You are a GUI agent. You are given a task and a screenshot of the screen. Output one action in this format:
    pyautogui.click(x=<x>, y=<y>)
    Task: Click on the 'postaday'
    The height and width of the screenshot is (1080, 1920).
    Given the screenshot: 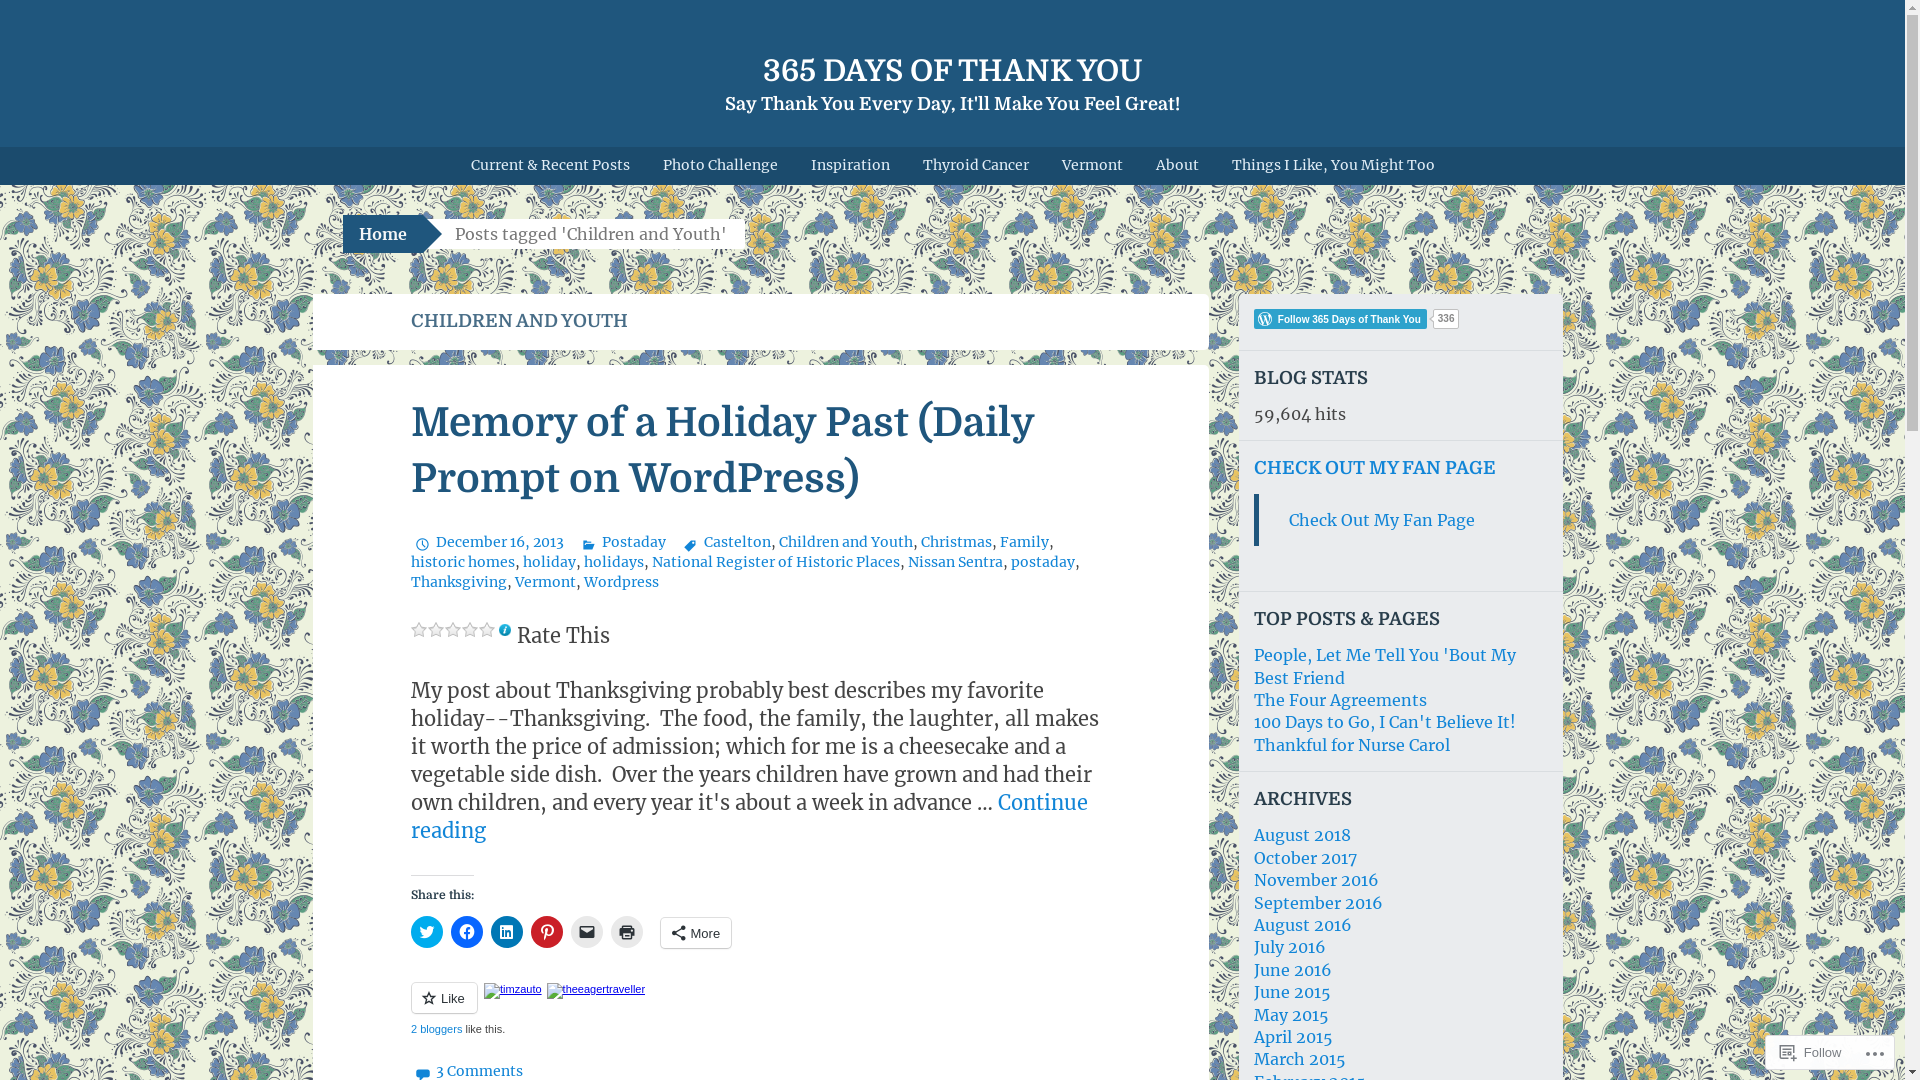 What is the action you would take?
    pyautogui.click(x=1040, y=562)
    